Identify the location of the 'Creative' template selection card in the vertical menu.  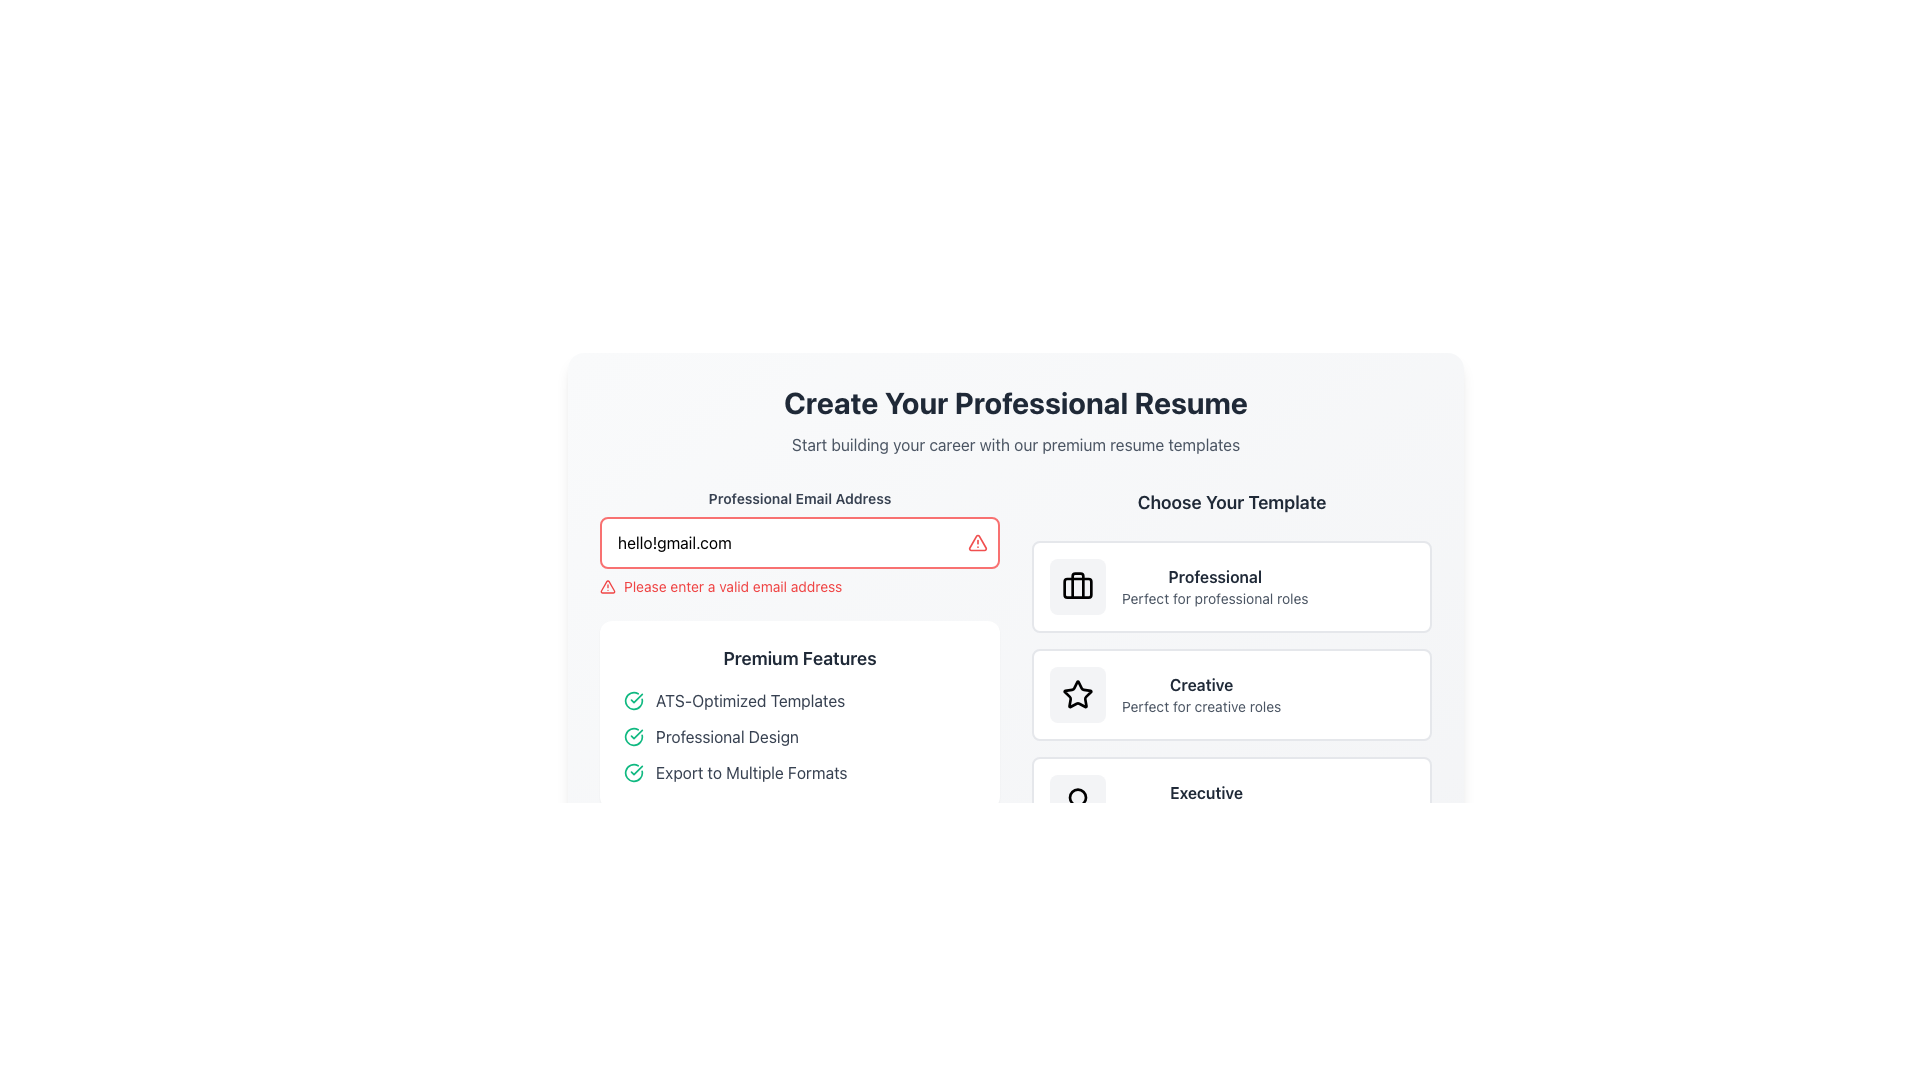
(1231, 693).